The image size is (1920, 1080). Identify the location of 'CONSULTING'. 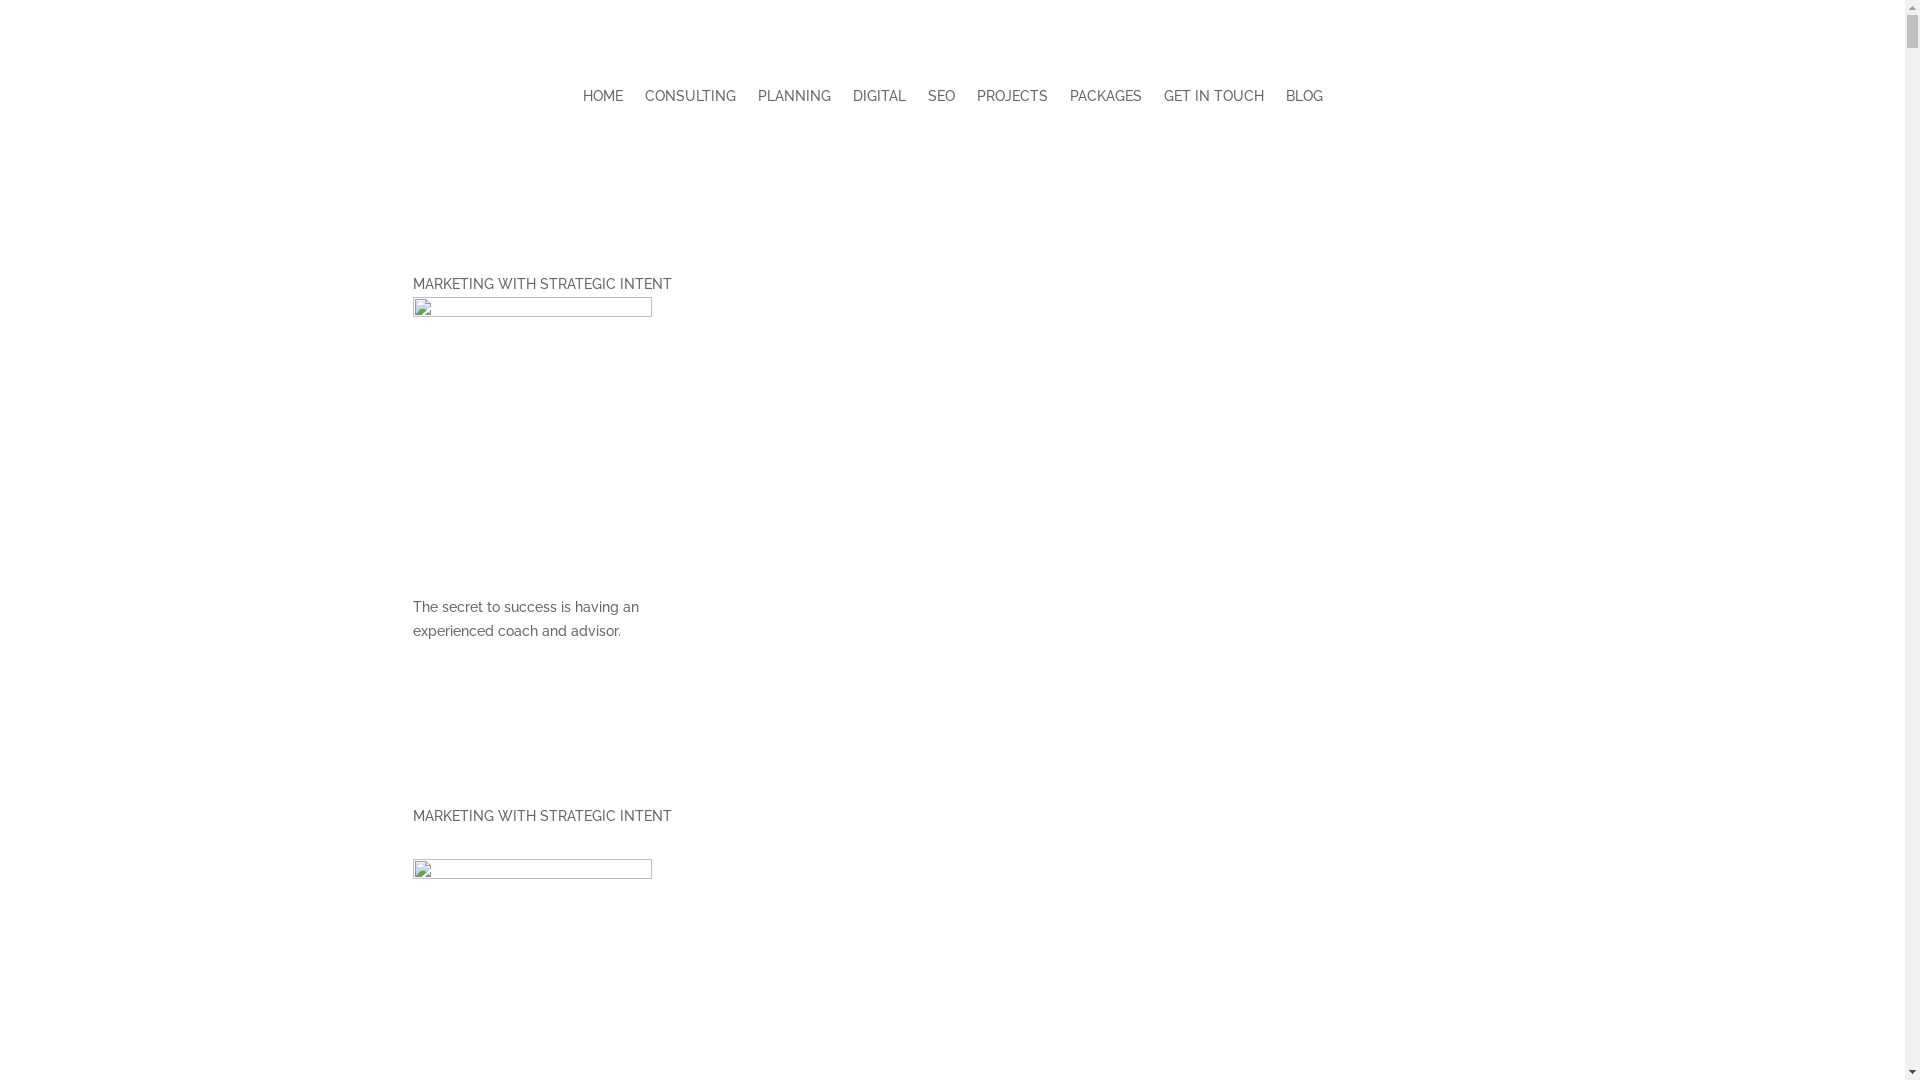
(689, 100).